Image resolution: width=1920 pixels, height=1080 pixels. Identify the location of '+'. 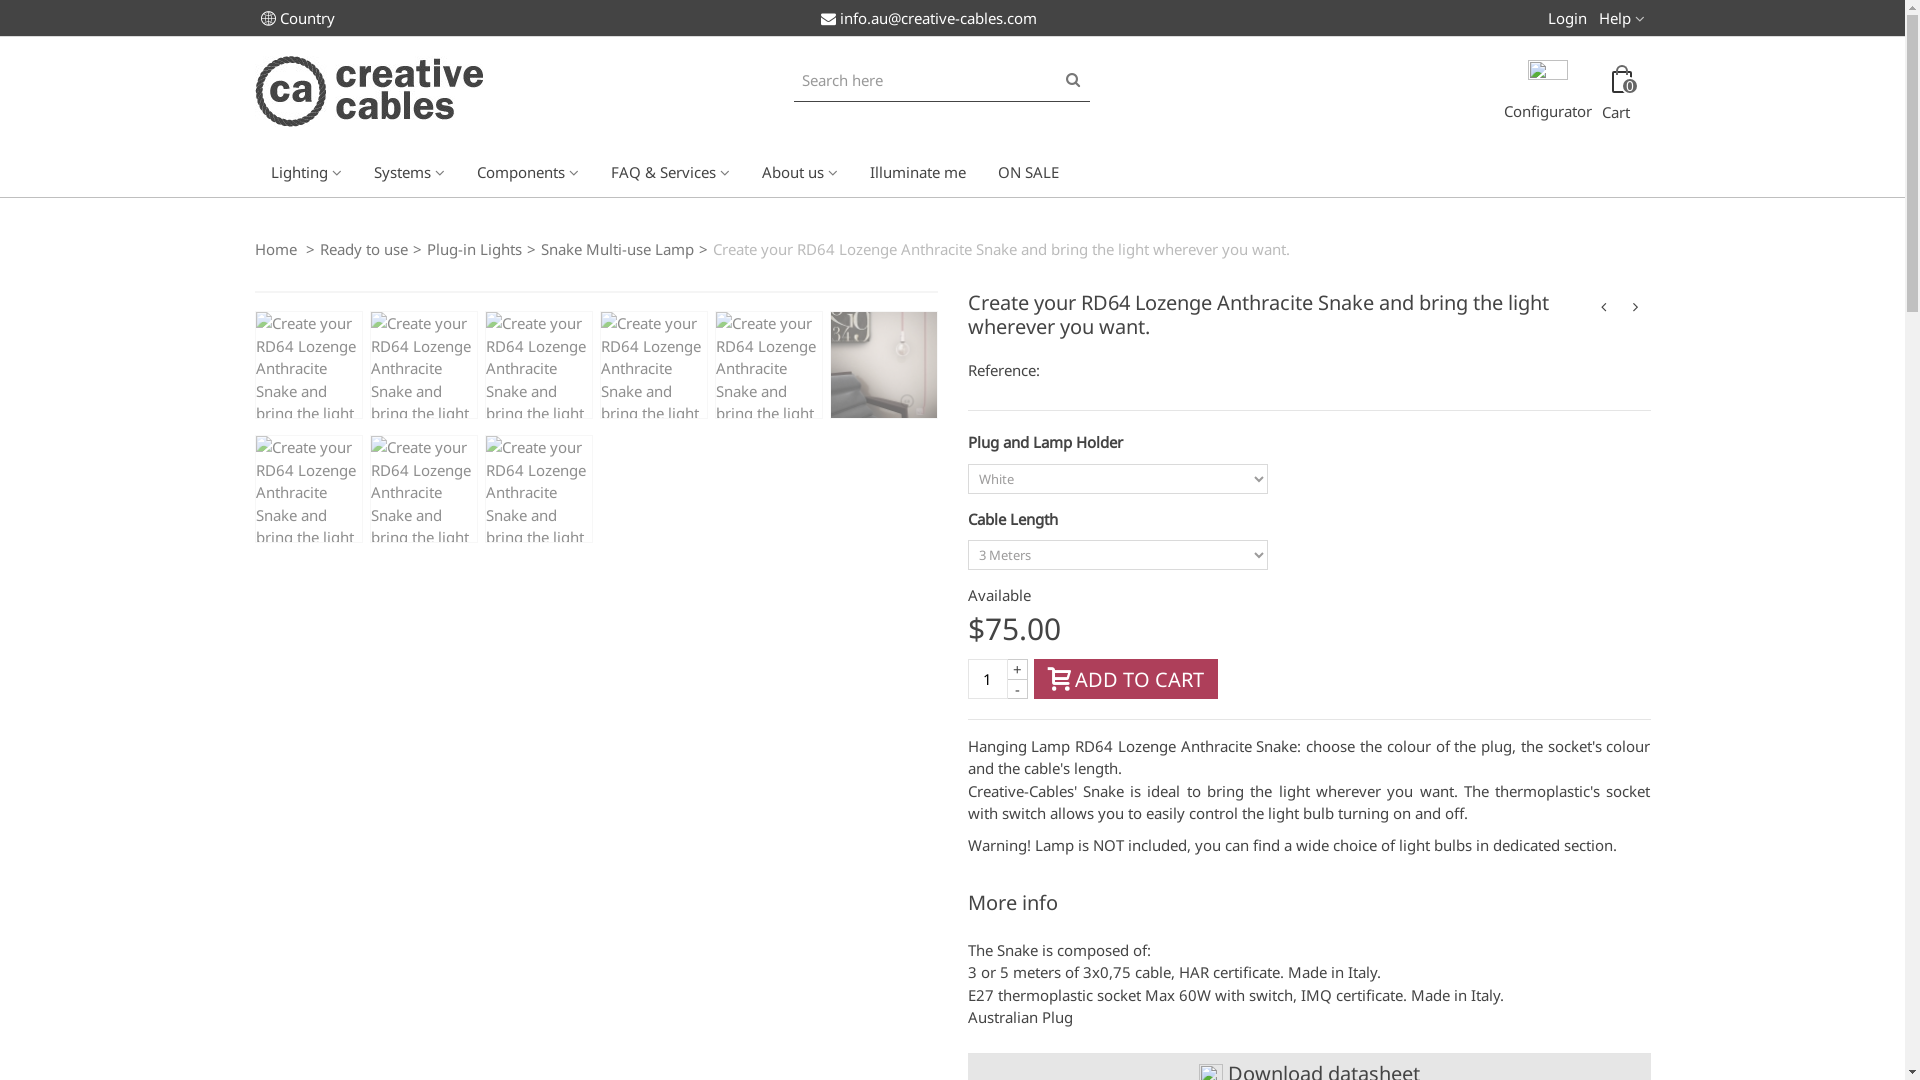
(1017, 668).